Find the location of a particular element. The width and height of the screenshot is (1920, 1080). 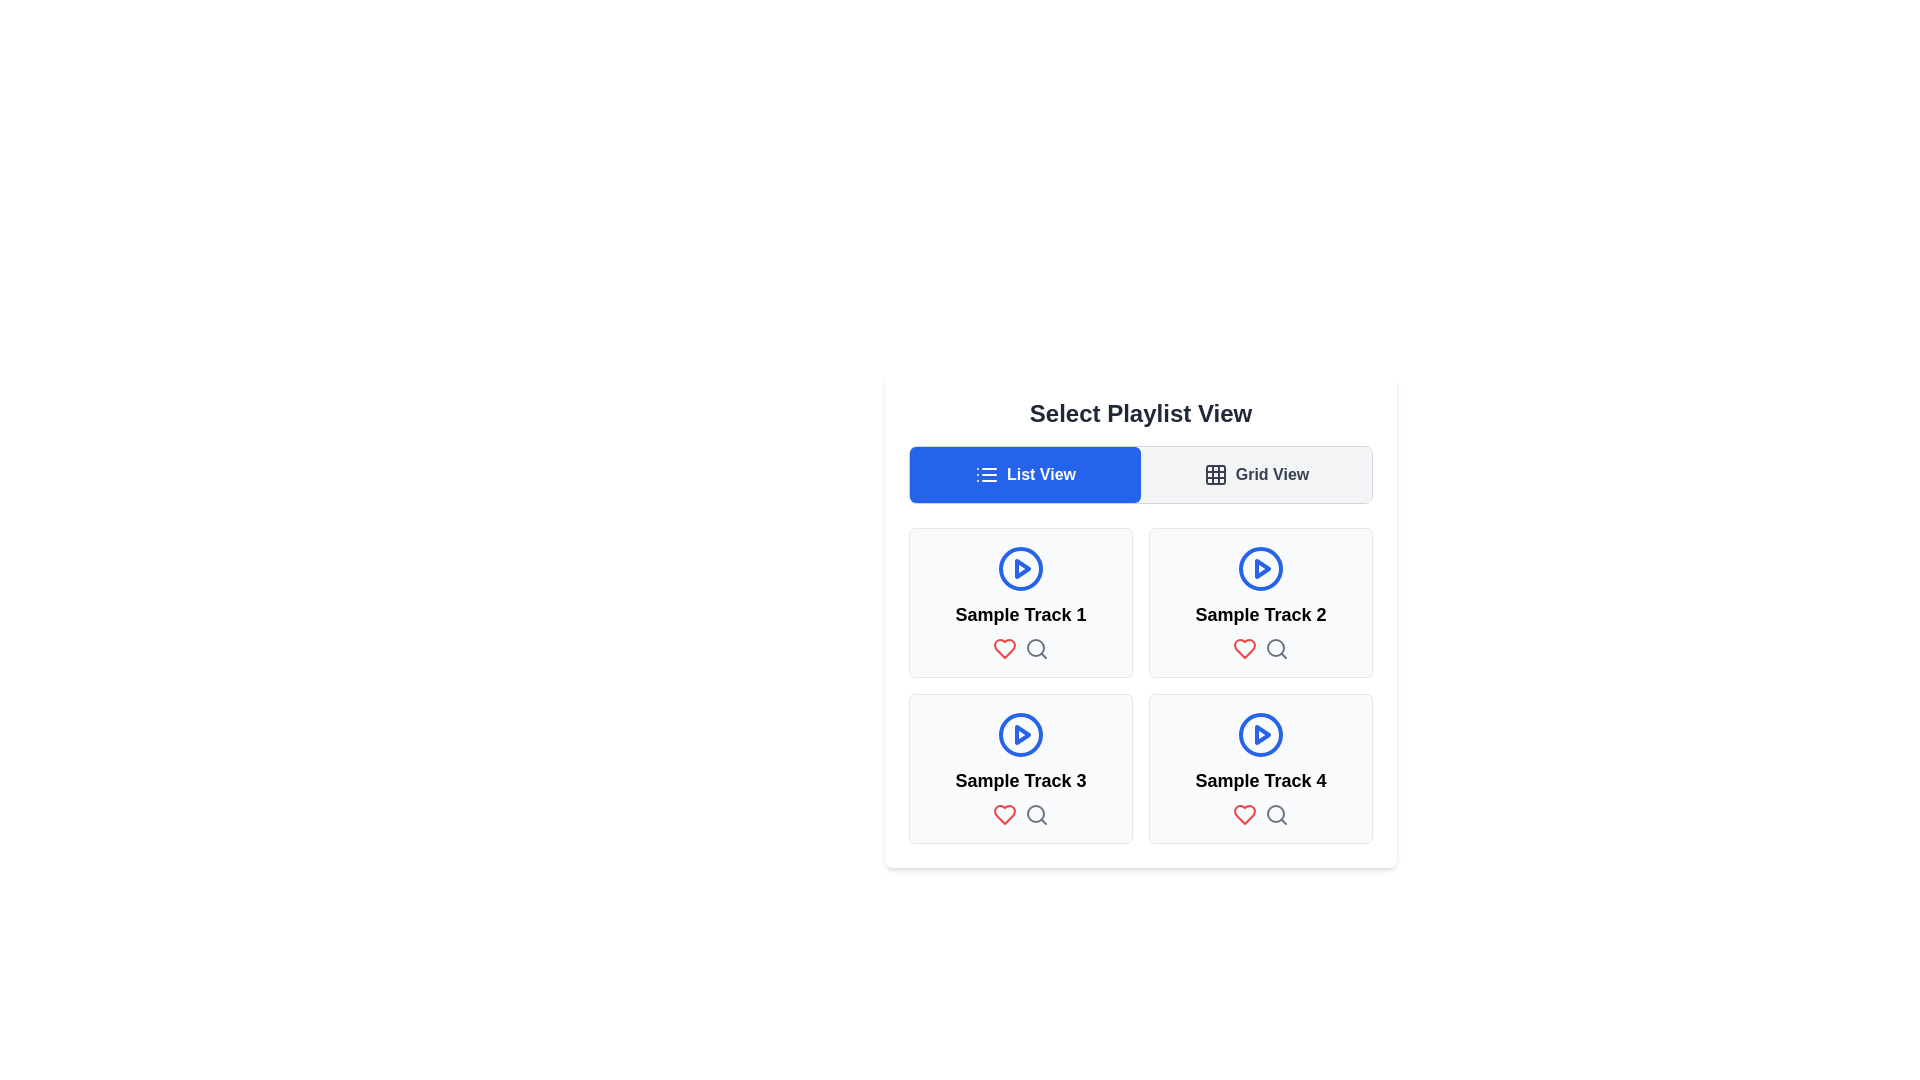

the 'Grid View' label, which is the second item in the horizontal selection bar for changing the playlist view is located at coordinates (1271, 474).